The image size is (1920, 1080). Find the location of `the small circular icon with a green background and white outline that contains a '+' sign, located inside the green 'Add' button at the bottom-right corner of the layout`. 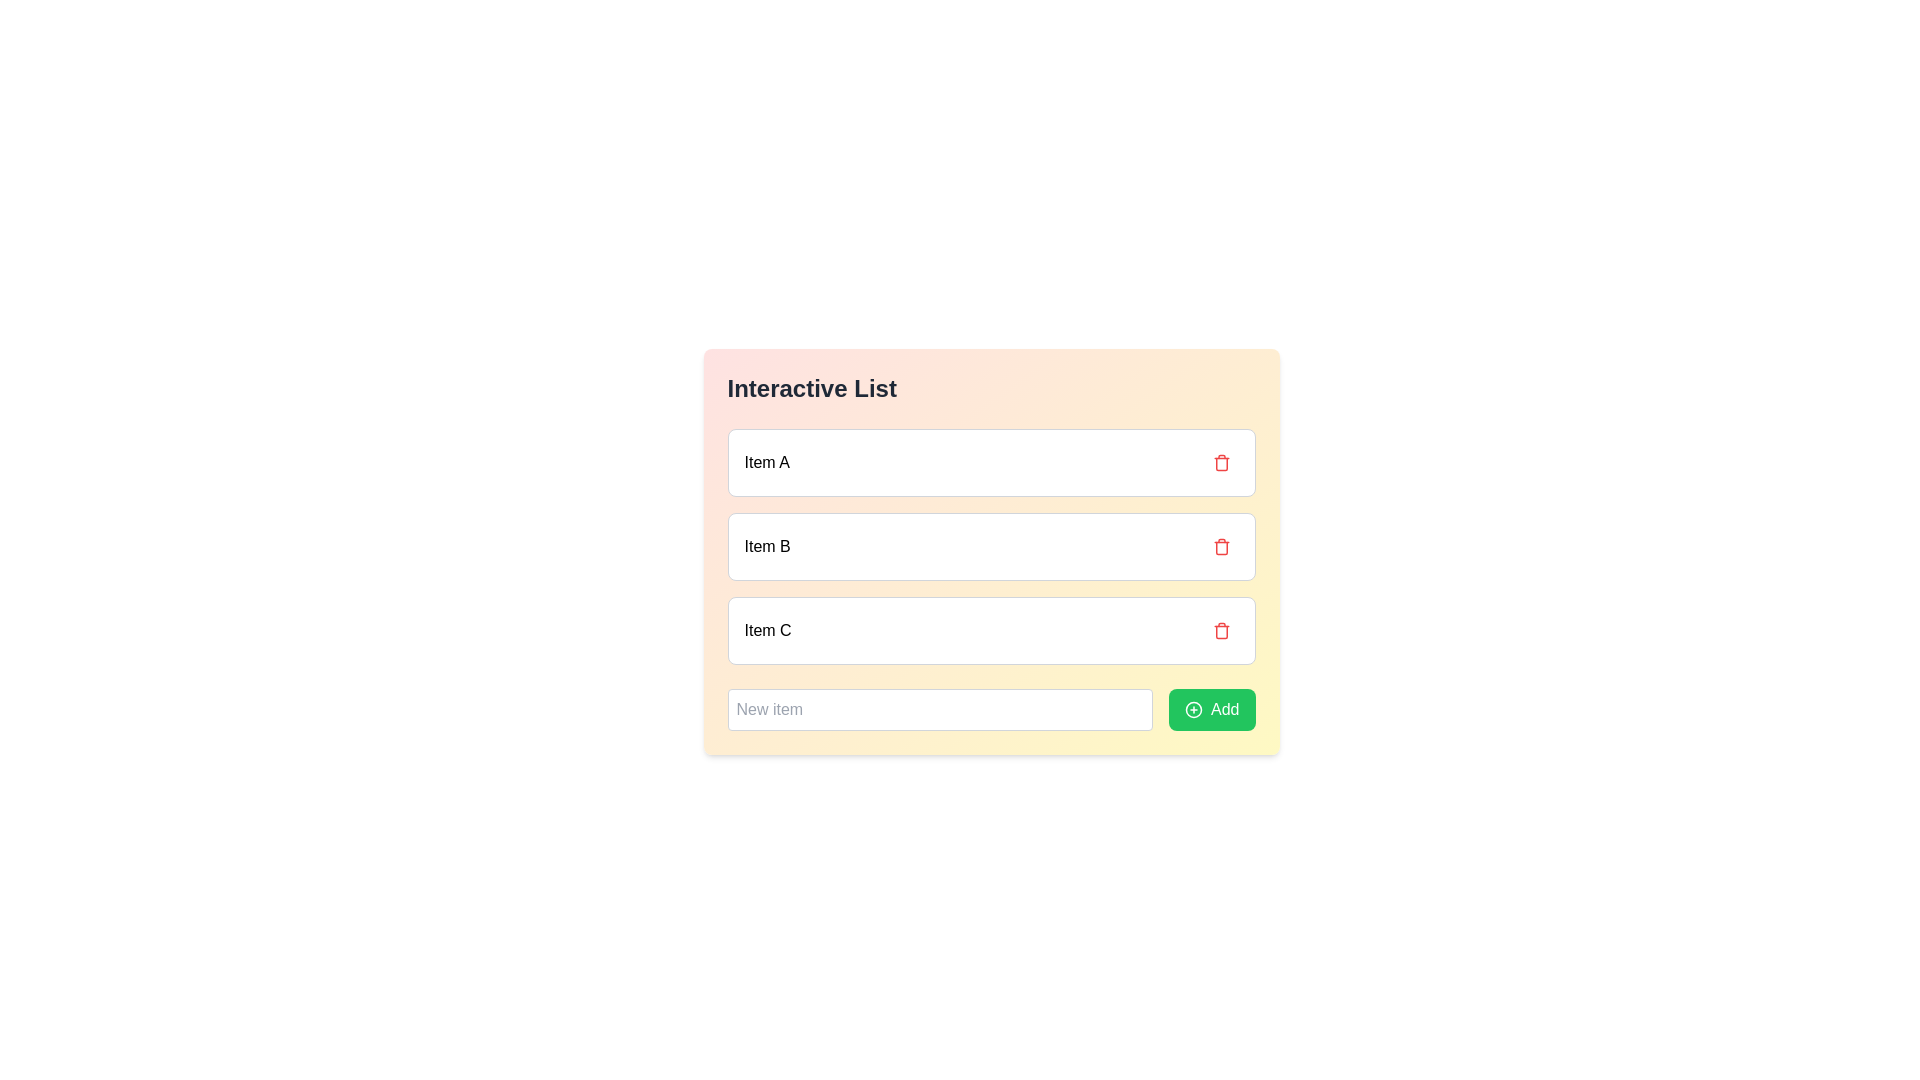

the small circular icon with a green background and white outline that contains a '+' sign, located inside the green 'Add' button at the bottom-right corner of the layout is located at coordinates (1194, 708).